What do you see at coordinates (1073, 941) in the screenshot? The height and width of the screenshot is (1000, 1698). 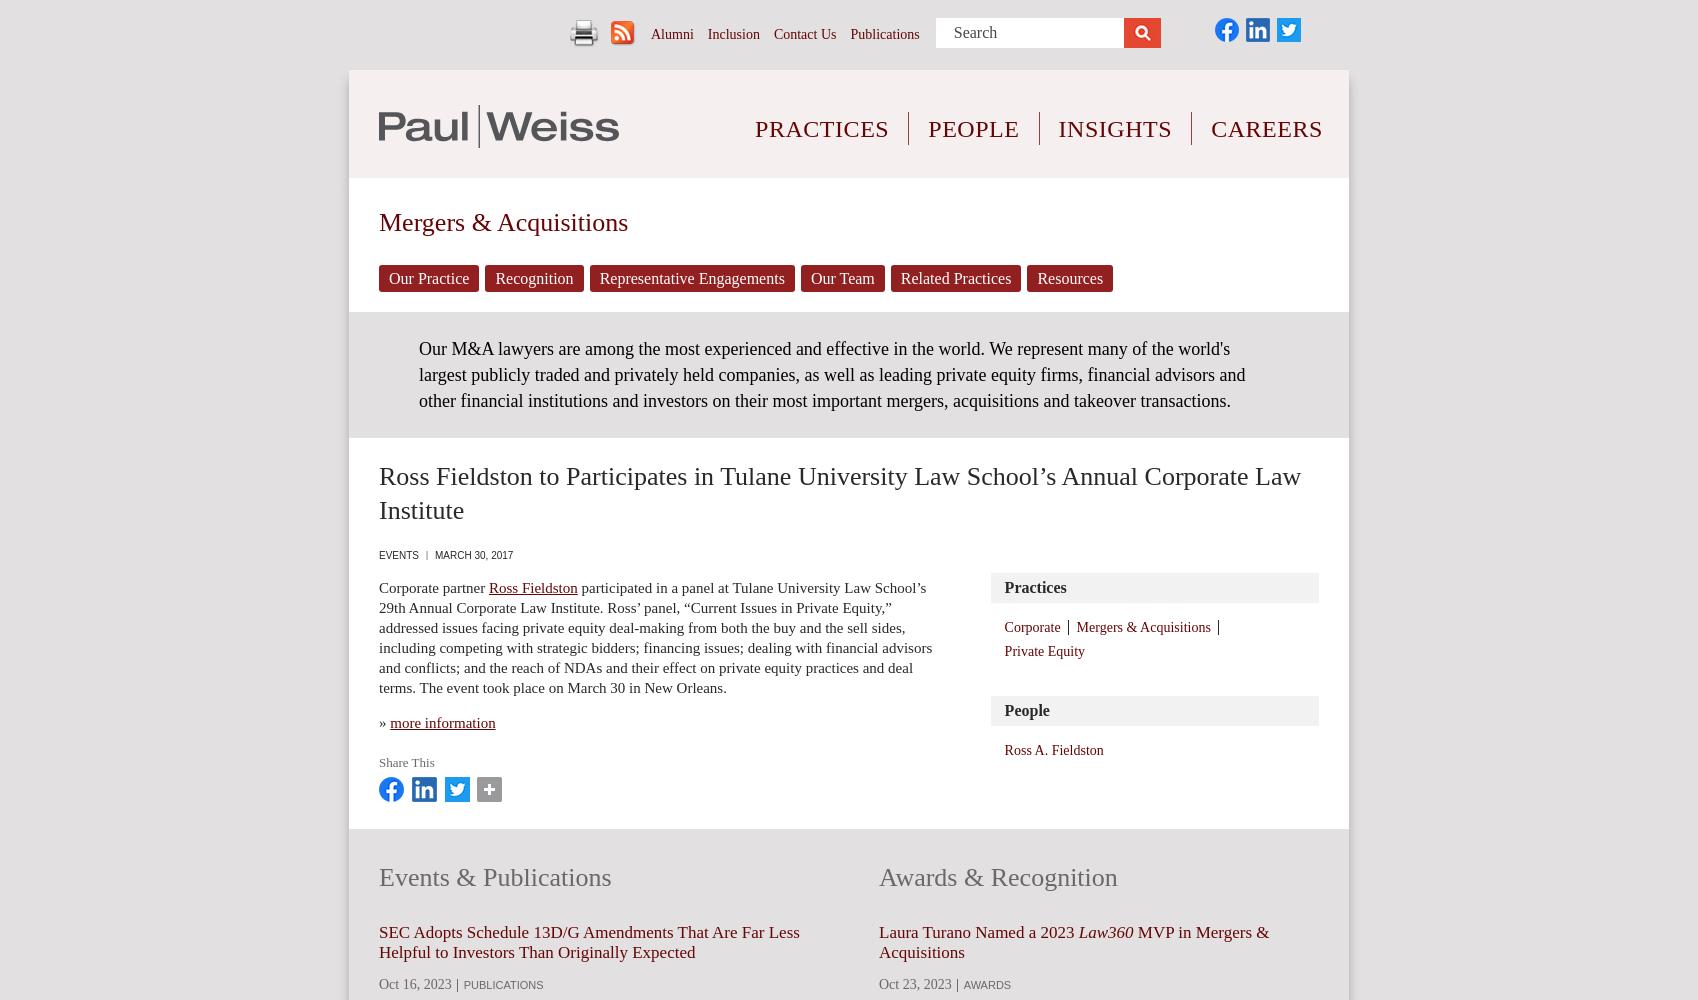 I see `'MVP in Mergers & Acquisitions'` at bounding box center [1073, 941].